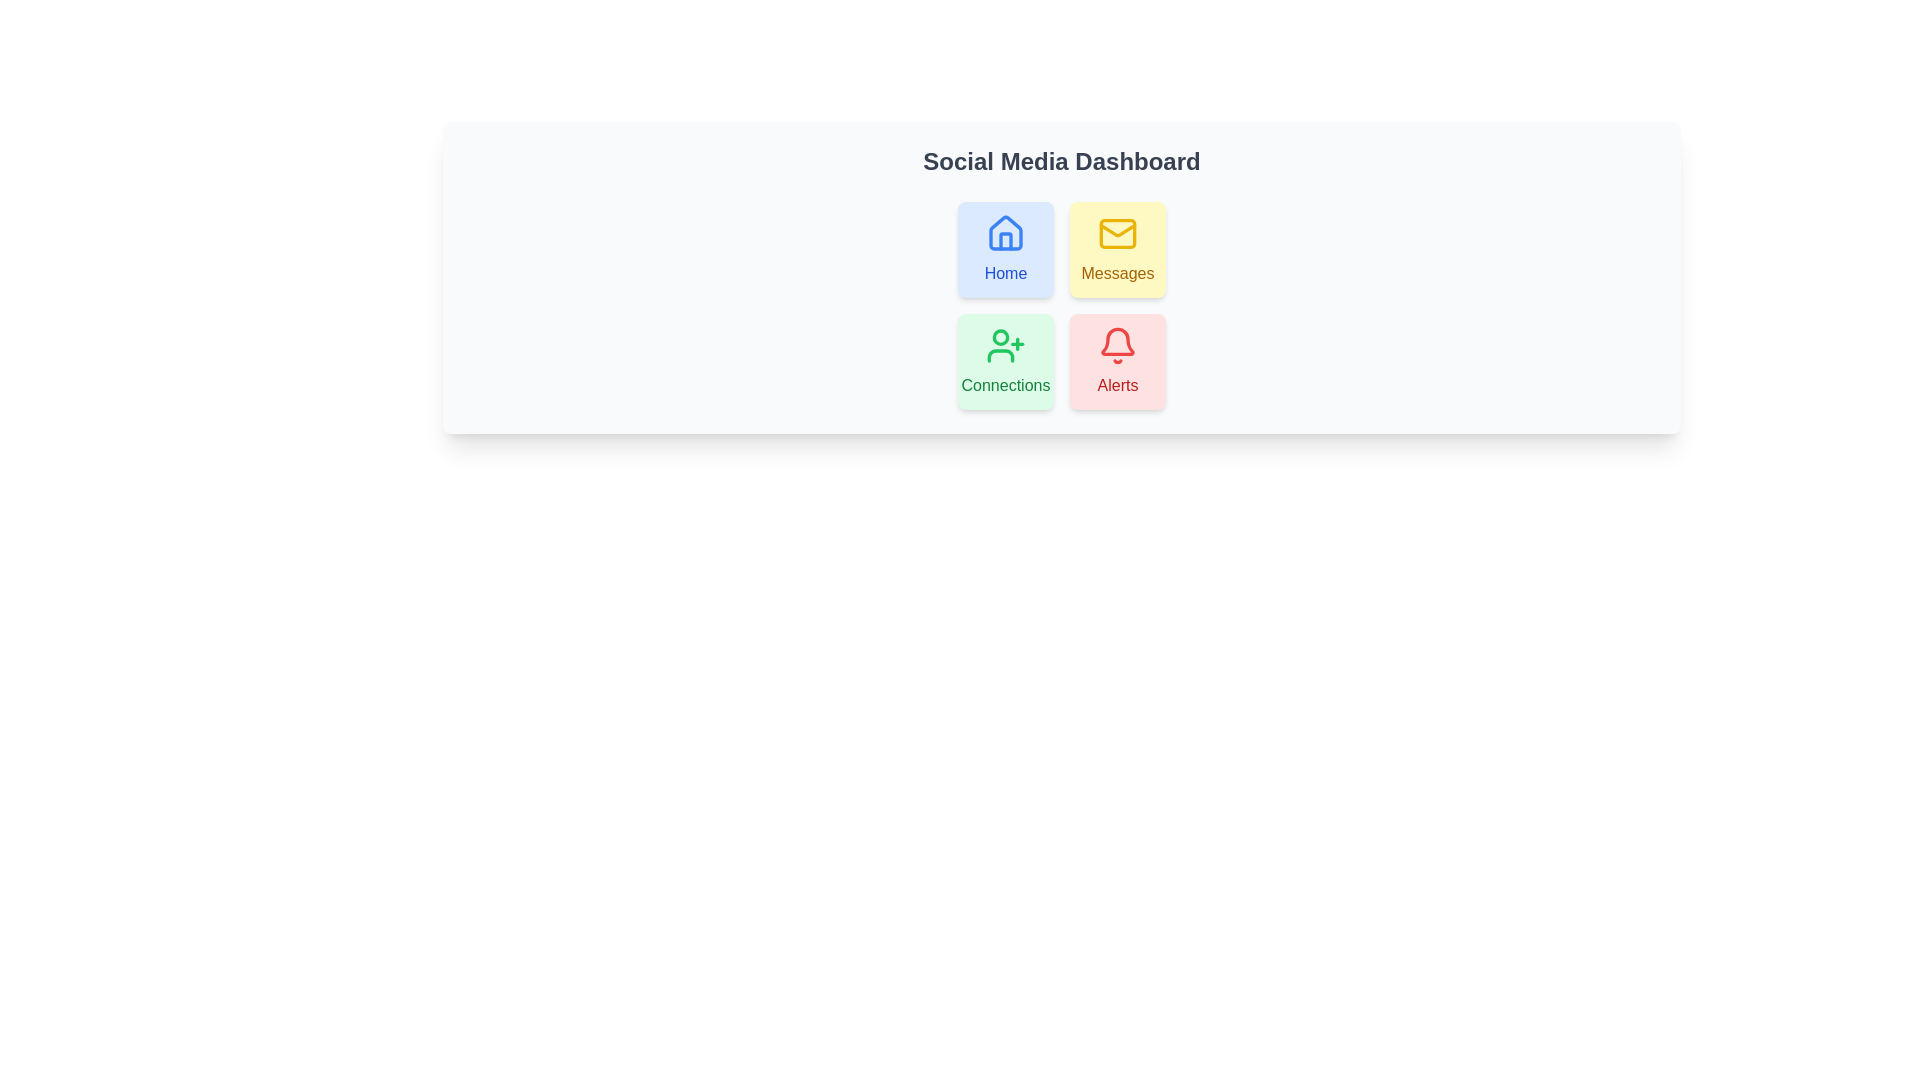  Describe the element at coordinates (1117, 233) in the screenshot. I see `the 'Messages' button, which is a square yellow icon located in the first row, second column of the grid` at that location.